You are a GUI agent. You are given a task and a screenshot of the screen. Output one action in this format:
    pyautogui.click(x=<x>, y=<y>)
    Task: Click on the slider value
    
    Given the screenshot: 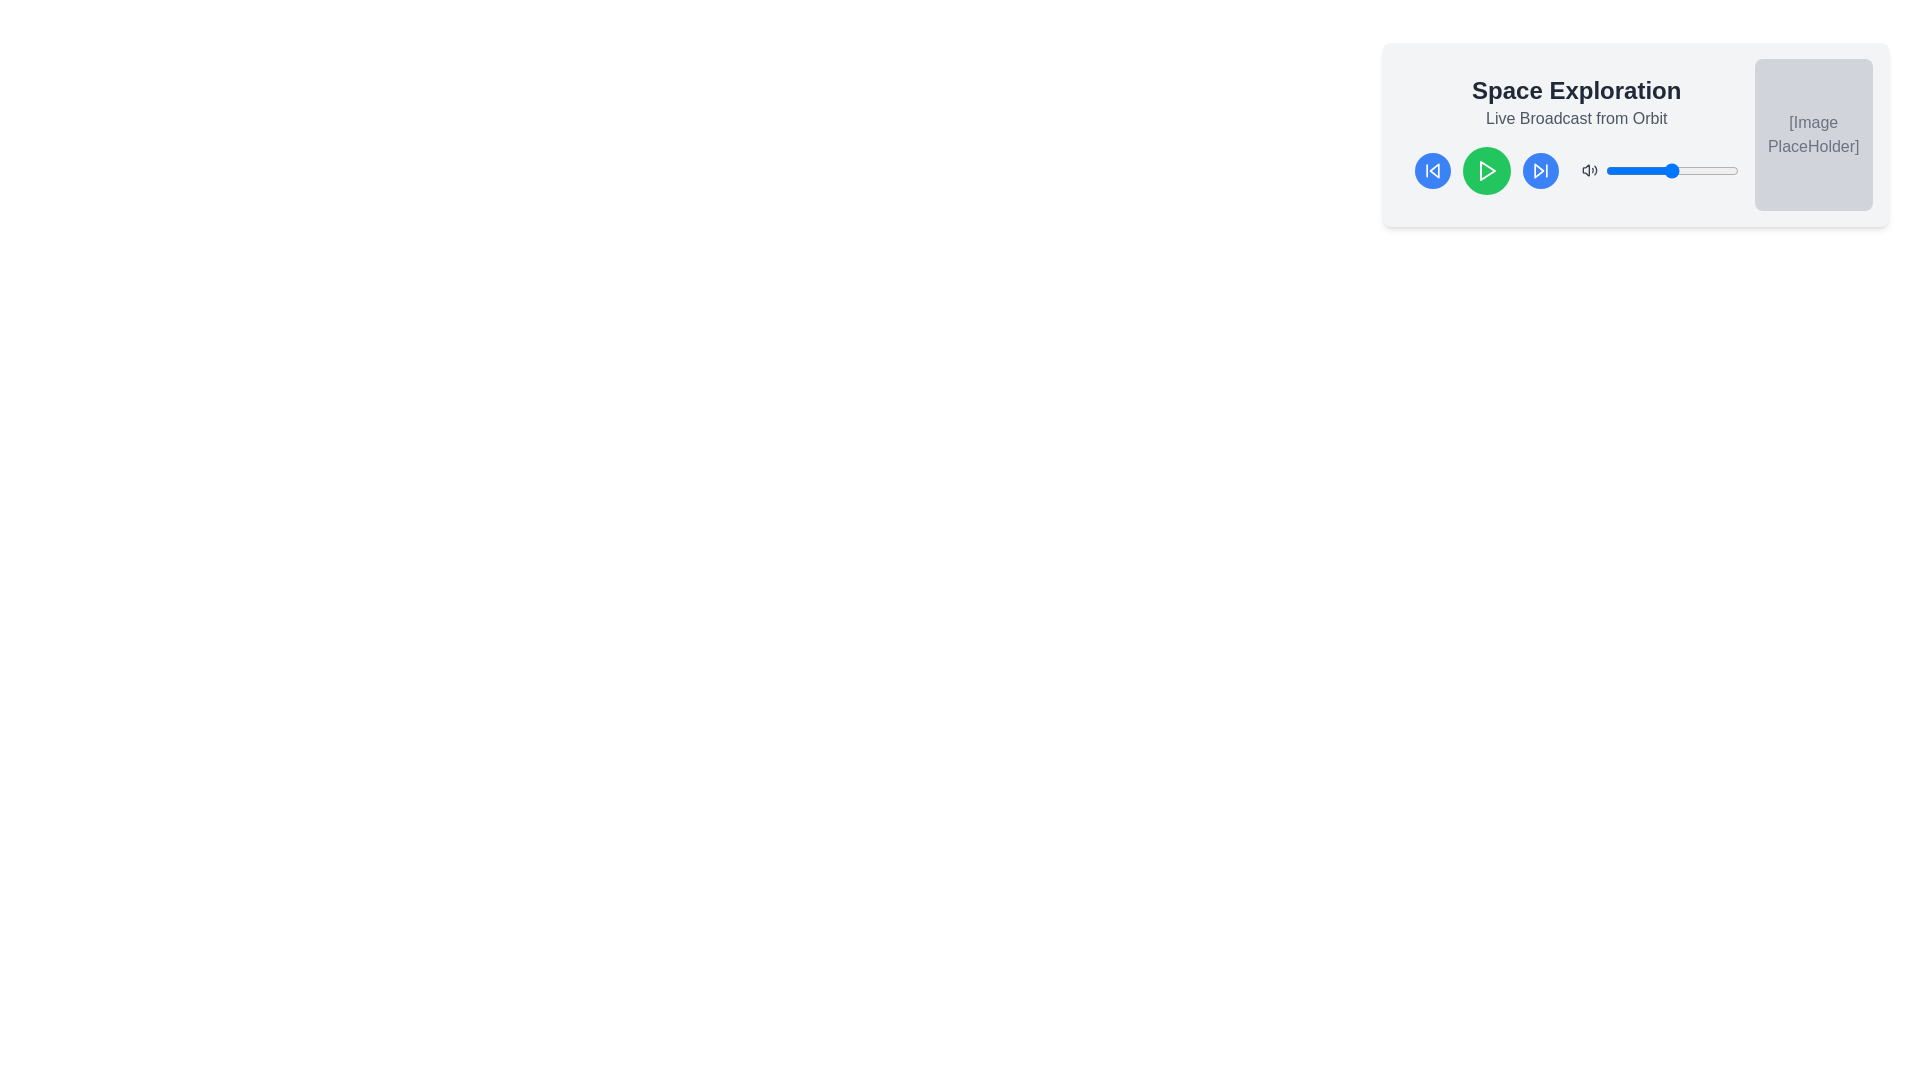 What is the action you would take?
    pyautogui.click(x=1715, y=169)
    